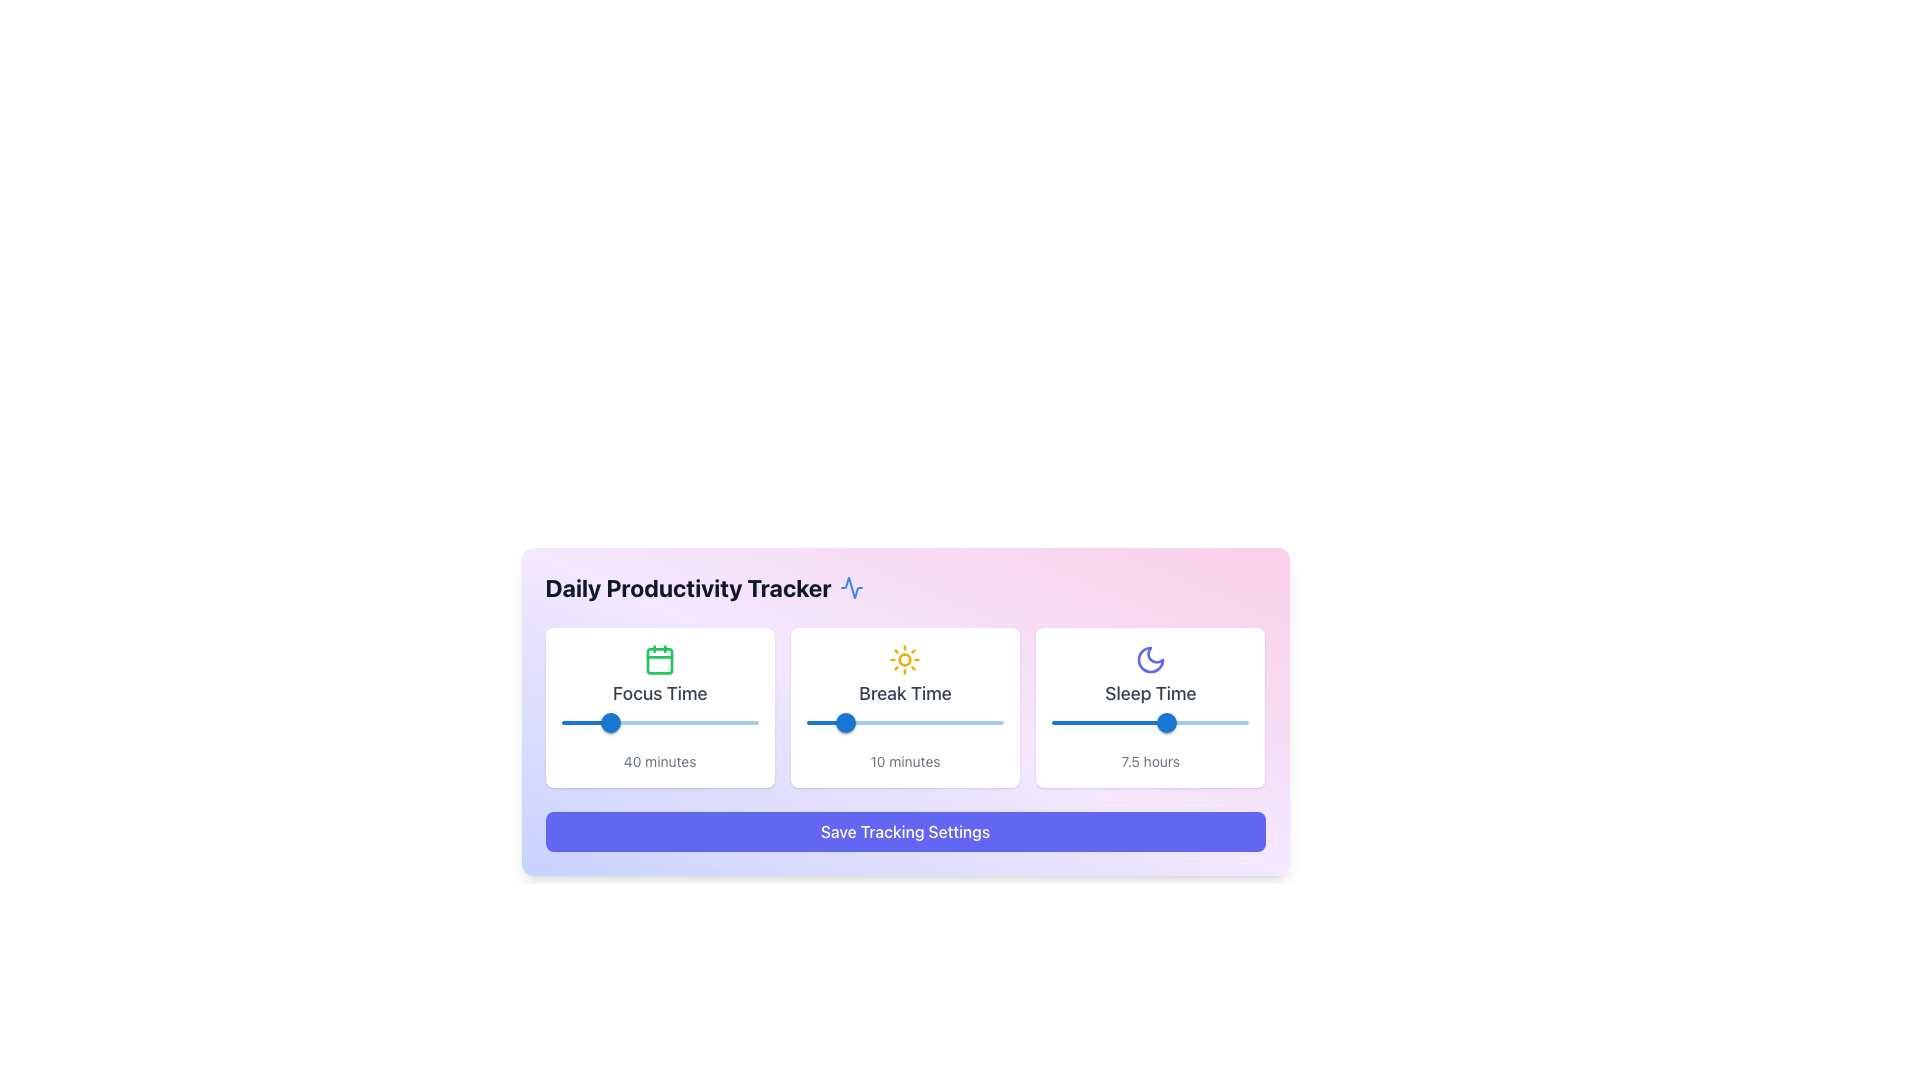 The width and height of the screenshot is (1920, 1080). What do you see at coordinates (707, 722) in the screenshot?
I see `the focus time` at bounding box center [707, 722].